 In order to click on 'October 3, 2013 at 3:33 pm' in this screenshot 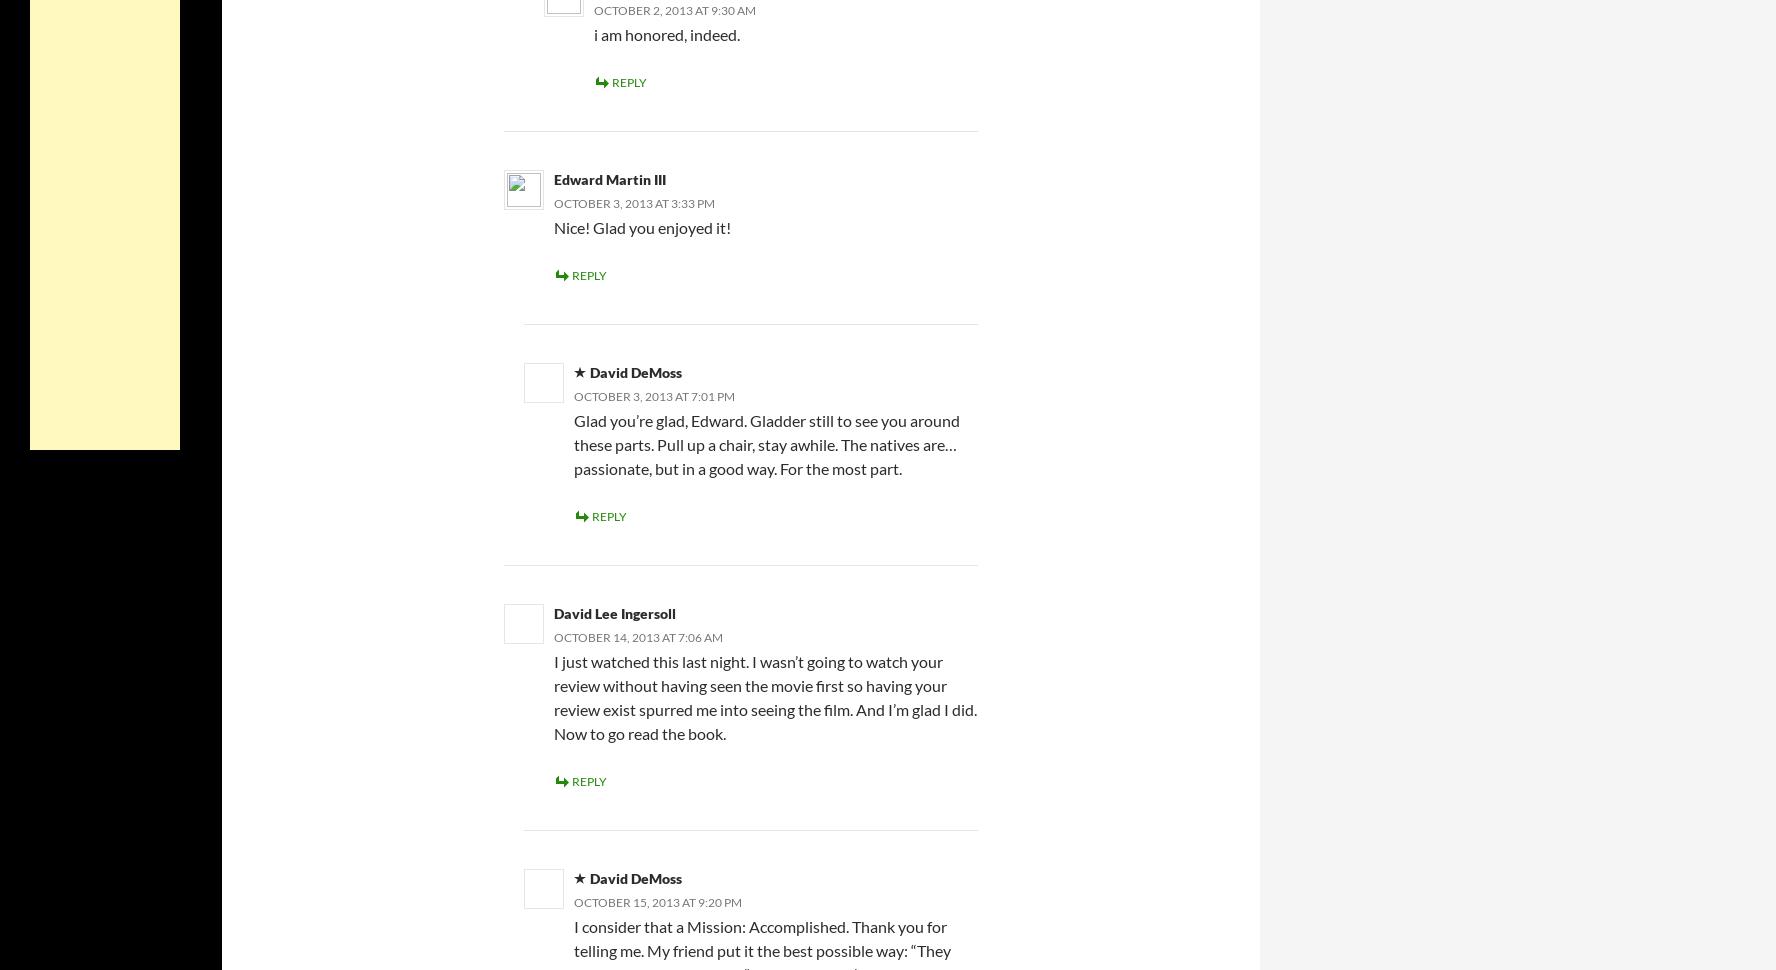, I will do `click(553, 202)`.